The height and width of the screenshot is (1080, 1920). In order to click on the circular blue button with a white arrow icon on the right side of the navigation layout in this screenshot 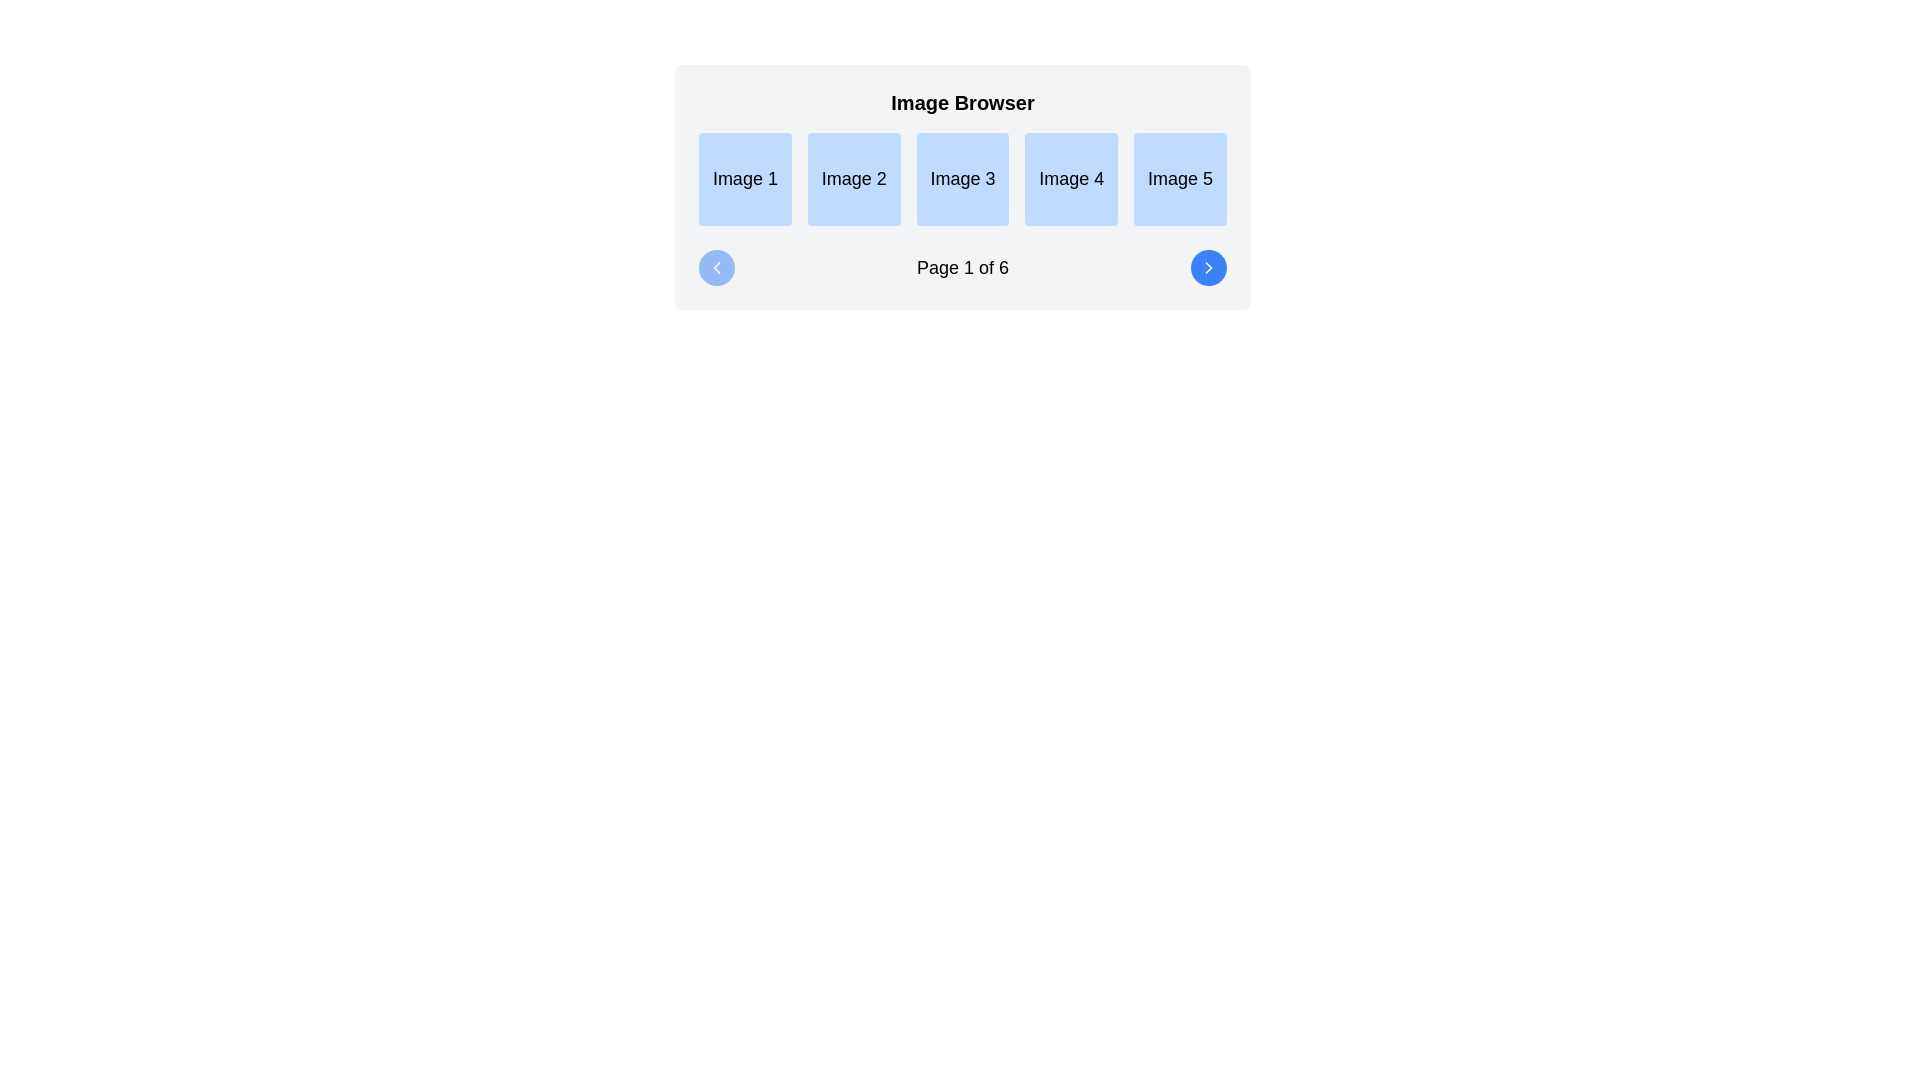, I will do `click(1208, 265)`.